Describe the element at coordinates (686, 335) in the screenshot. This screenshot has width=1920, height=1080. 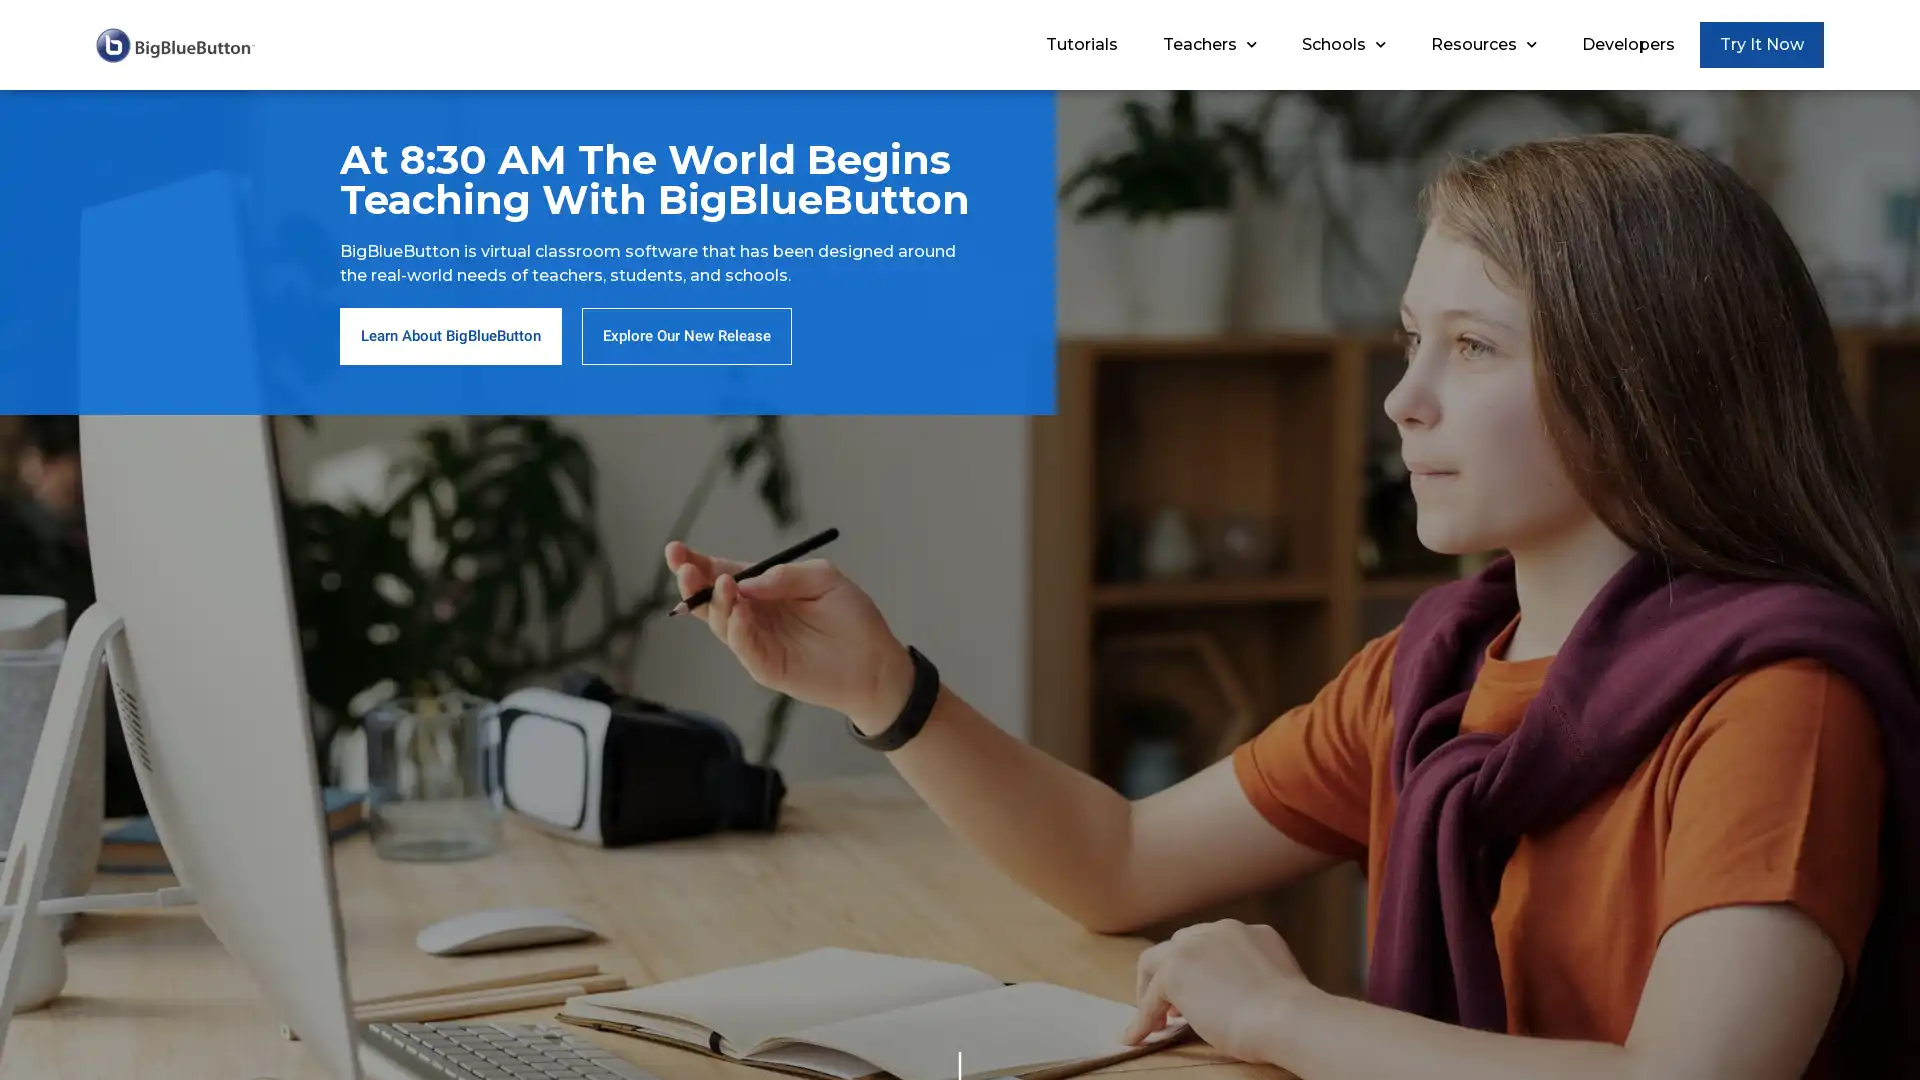
I see `Explore Our New Release` at that location.